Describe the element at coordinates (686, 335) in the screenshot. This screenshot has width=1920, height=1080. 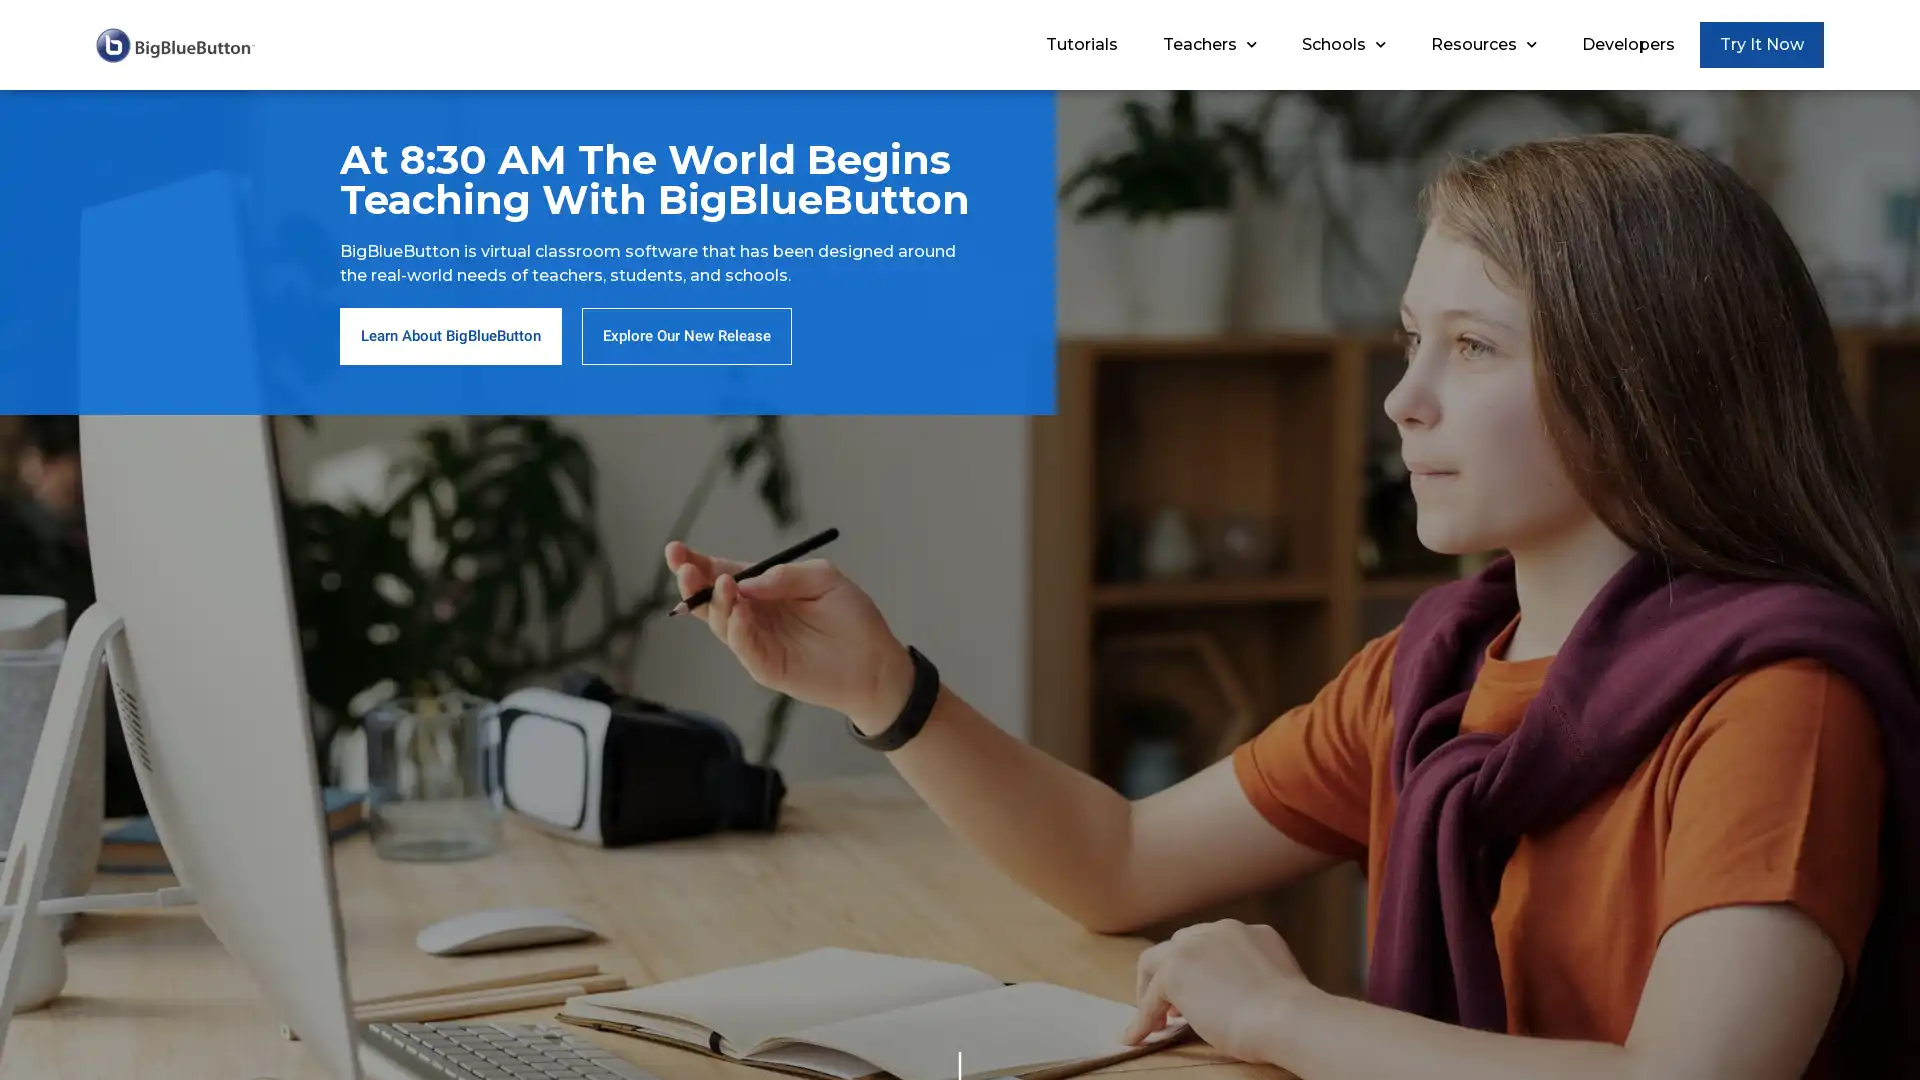
I see `Explore Our New Release` at that location.